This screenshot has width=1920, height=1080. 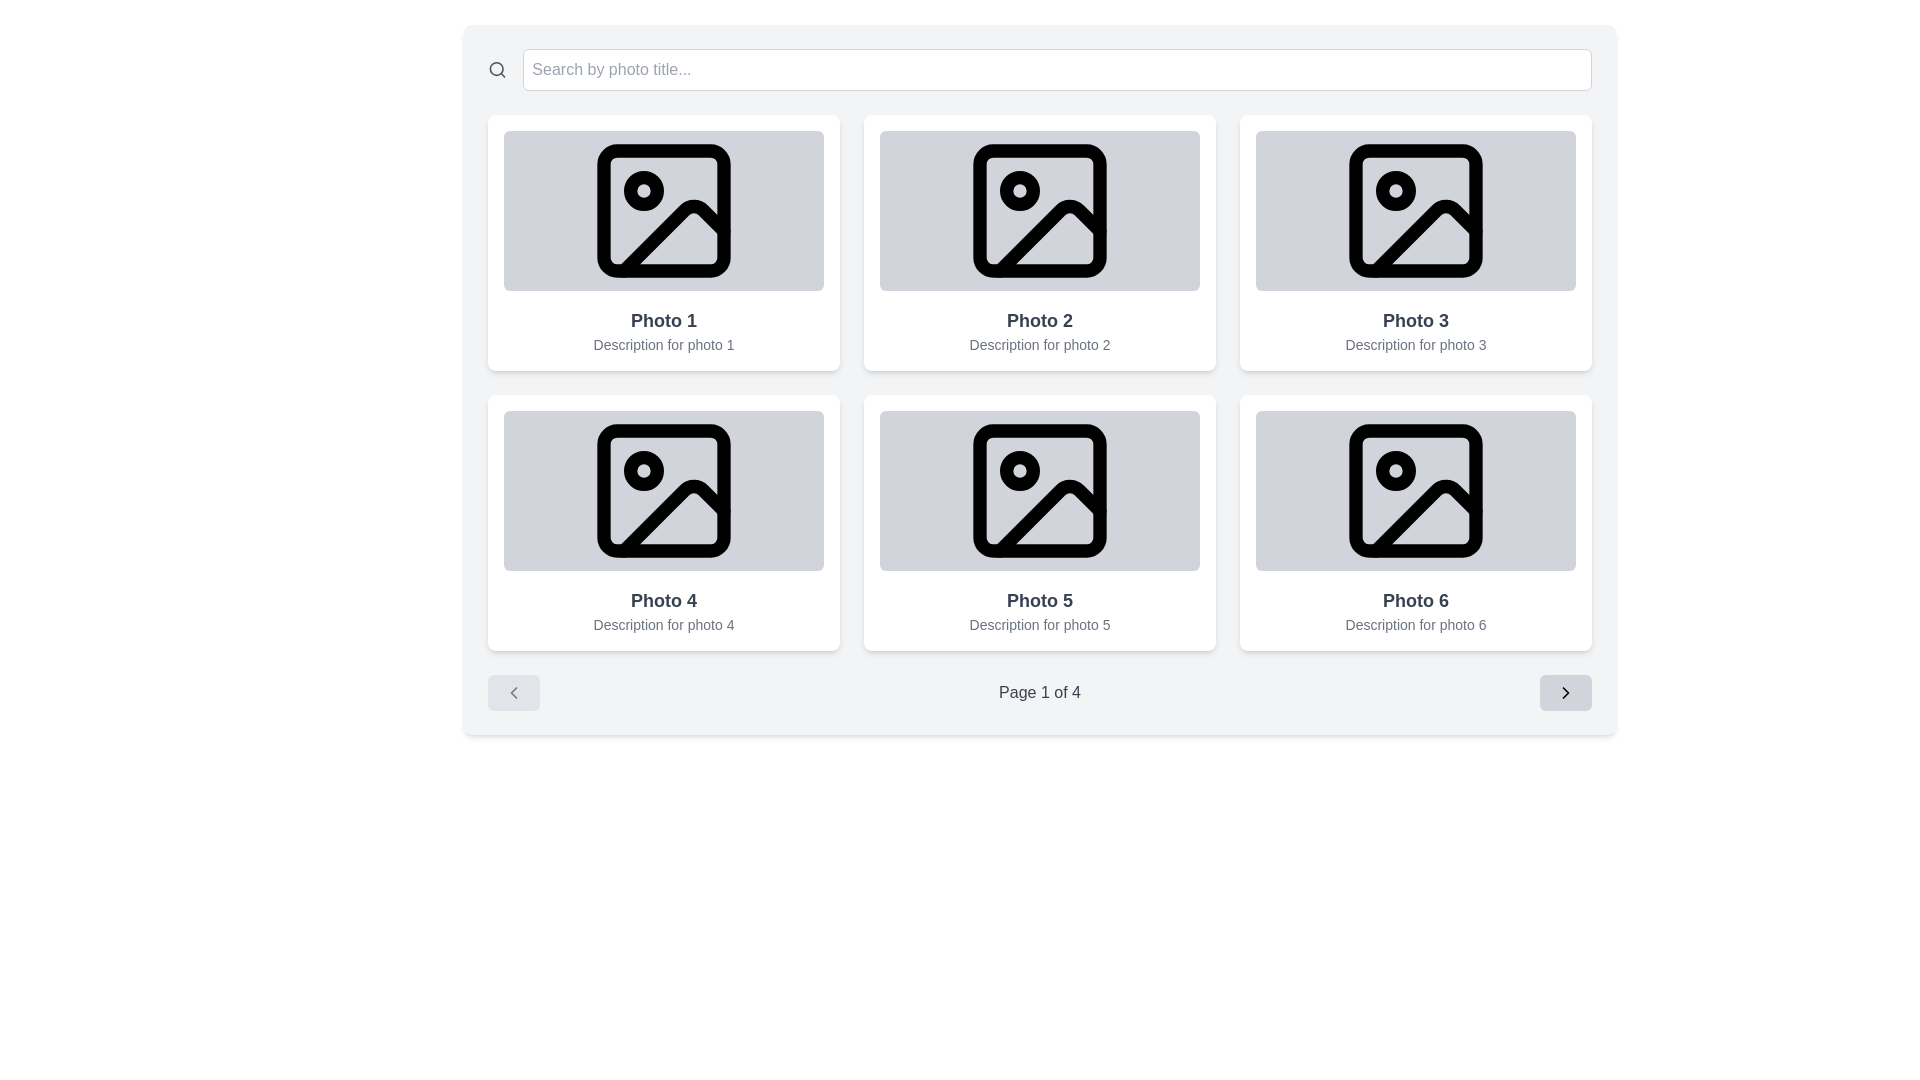 What do you see at coordinates (1564, 692) in the screenshot?
I see `the navigation icon located at the bottom-right corner of the main interface to proceed to the next page of content` at bounding box center [1564, 692].